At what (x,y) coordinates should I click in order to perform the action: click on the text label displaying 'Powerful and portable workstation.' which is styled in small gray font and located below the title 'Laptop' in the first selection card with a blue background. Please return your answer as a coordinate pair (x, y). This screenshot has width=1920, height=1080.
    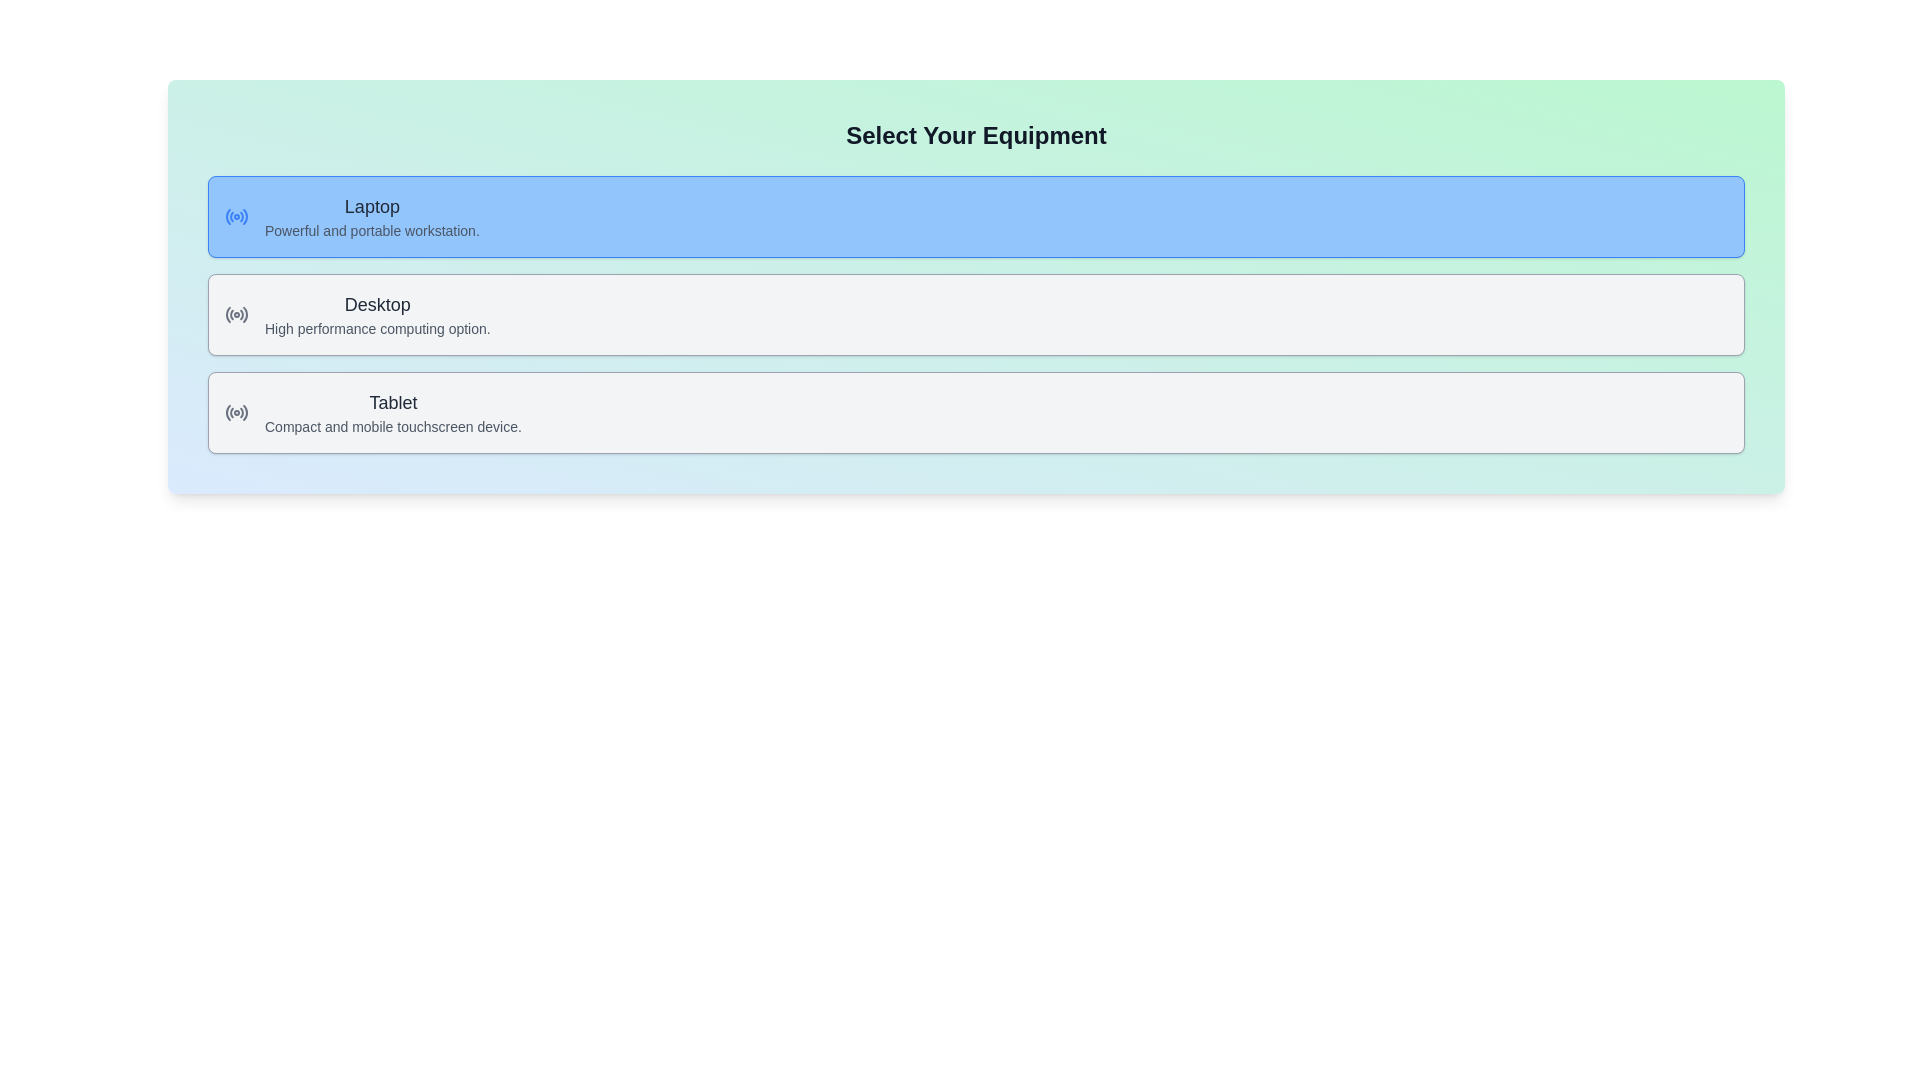
    Looking at the image, I should click on (372, 230).